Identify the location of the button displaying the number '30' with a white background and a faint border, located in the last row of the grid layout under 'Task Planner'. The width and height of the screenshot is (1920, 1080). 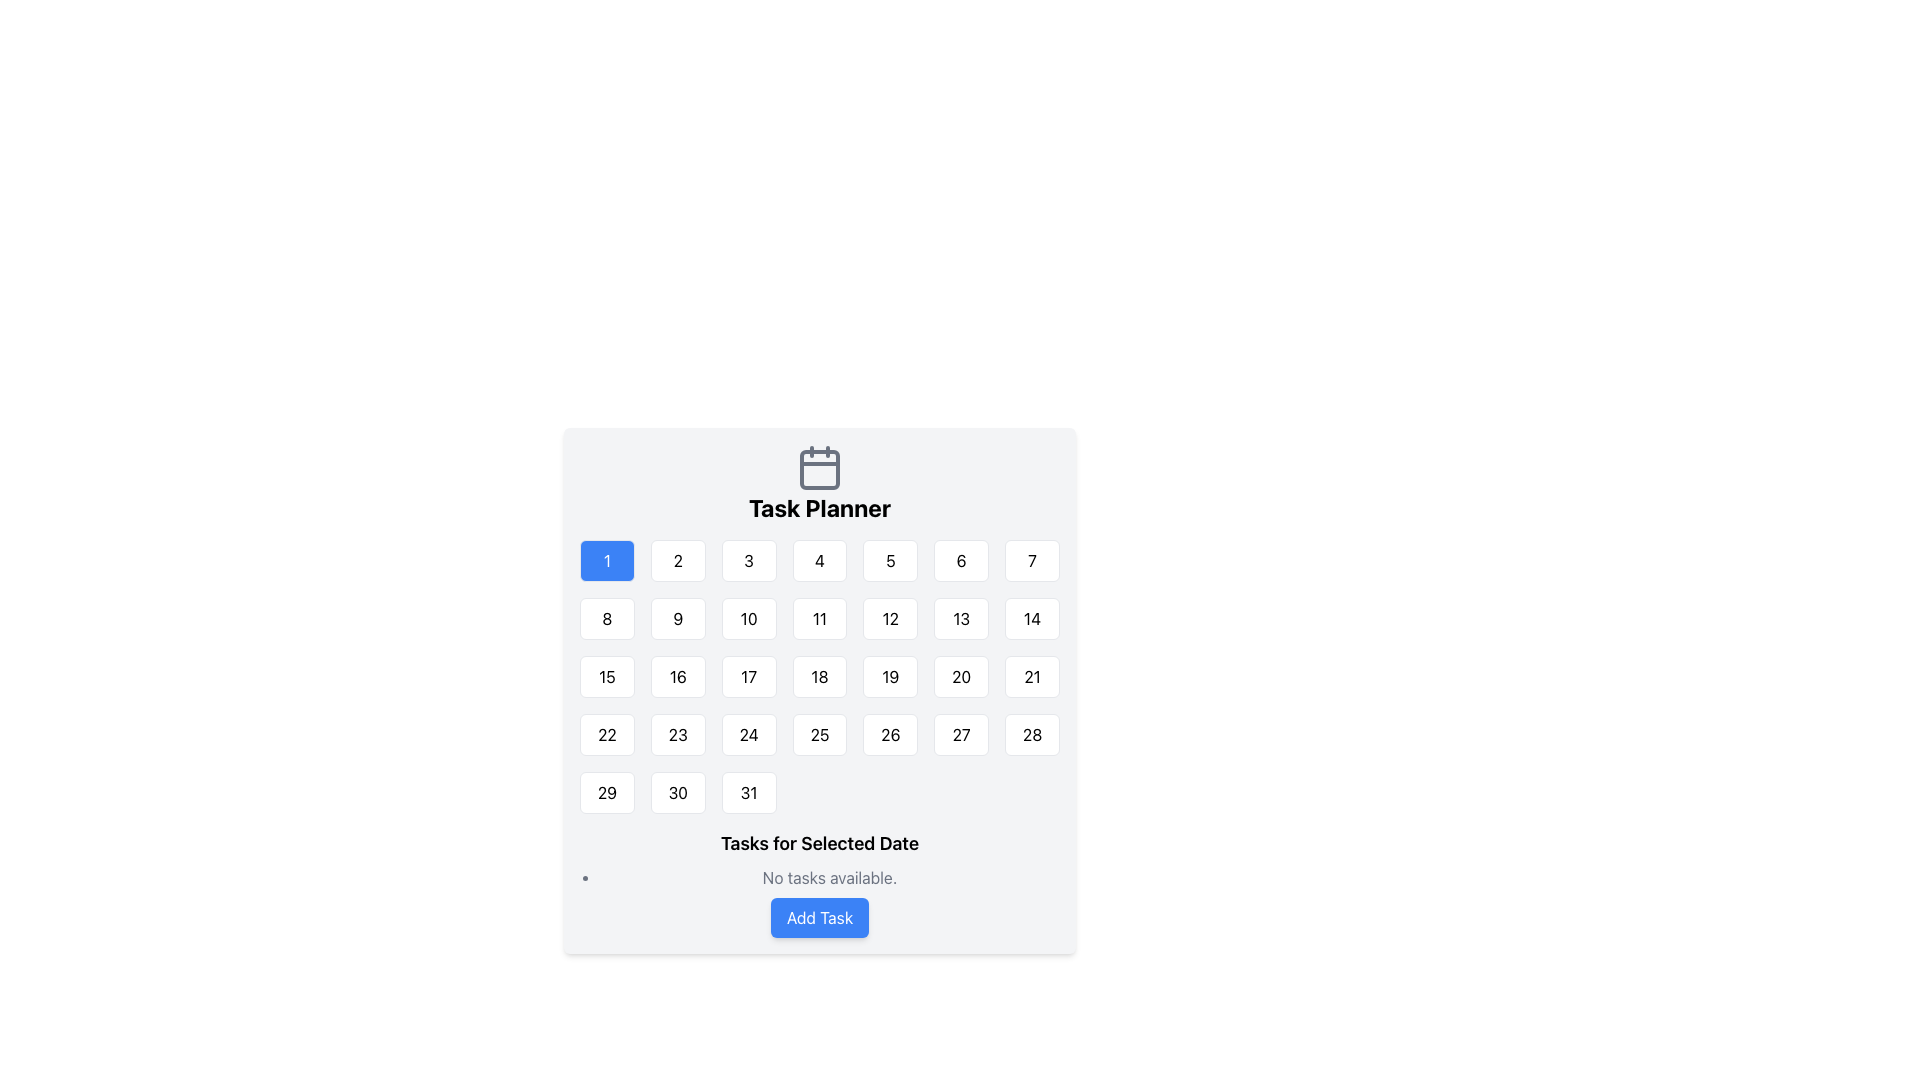
(678, 792).